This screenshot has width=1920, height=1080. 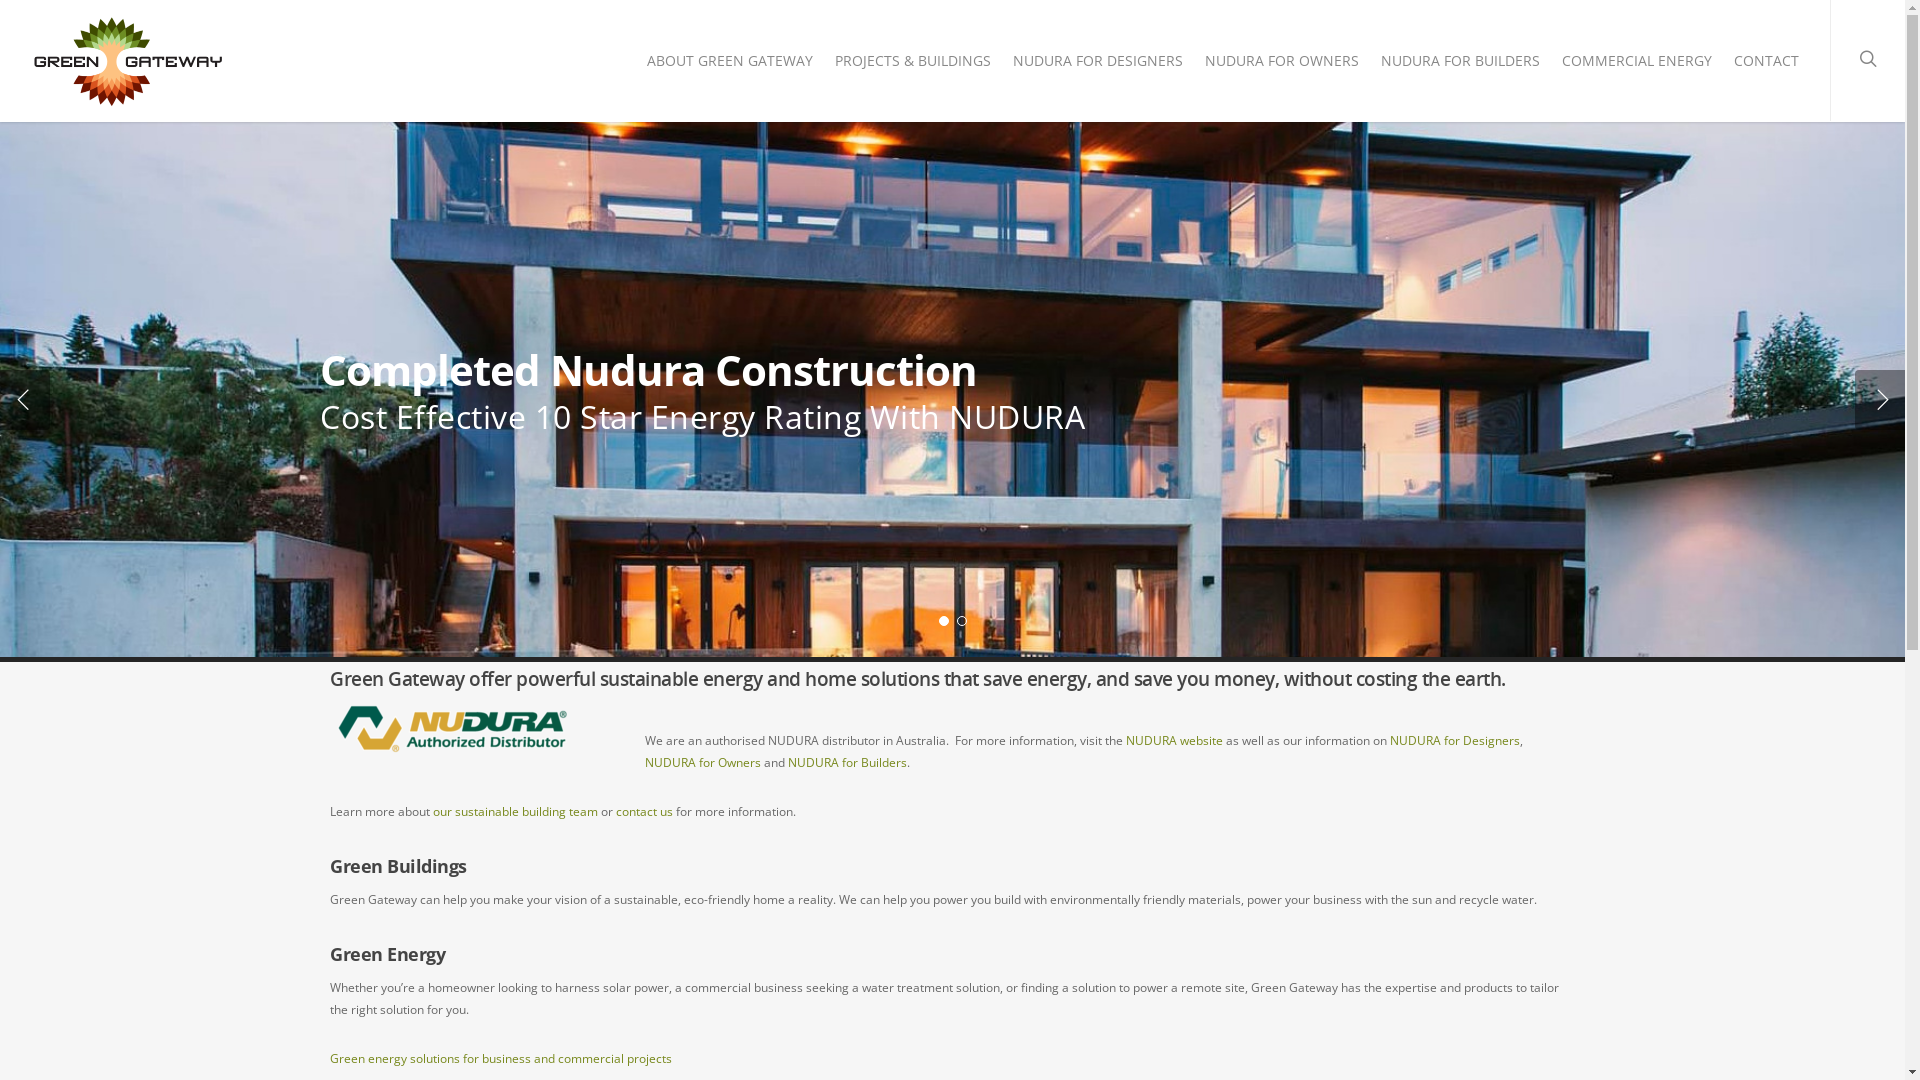 What do you see at coordinates (1460, 64) in the screenshot?
I see `'NUDURA FOR BUILDERS'` at bounding box center [1460, 64].